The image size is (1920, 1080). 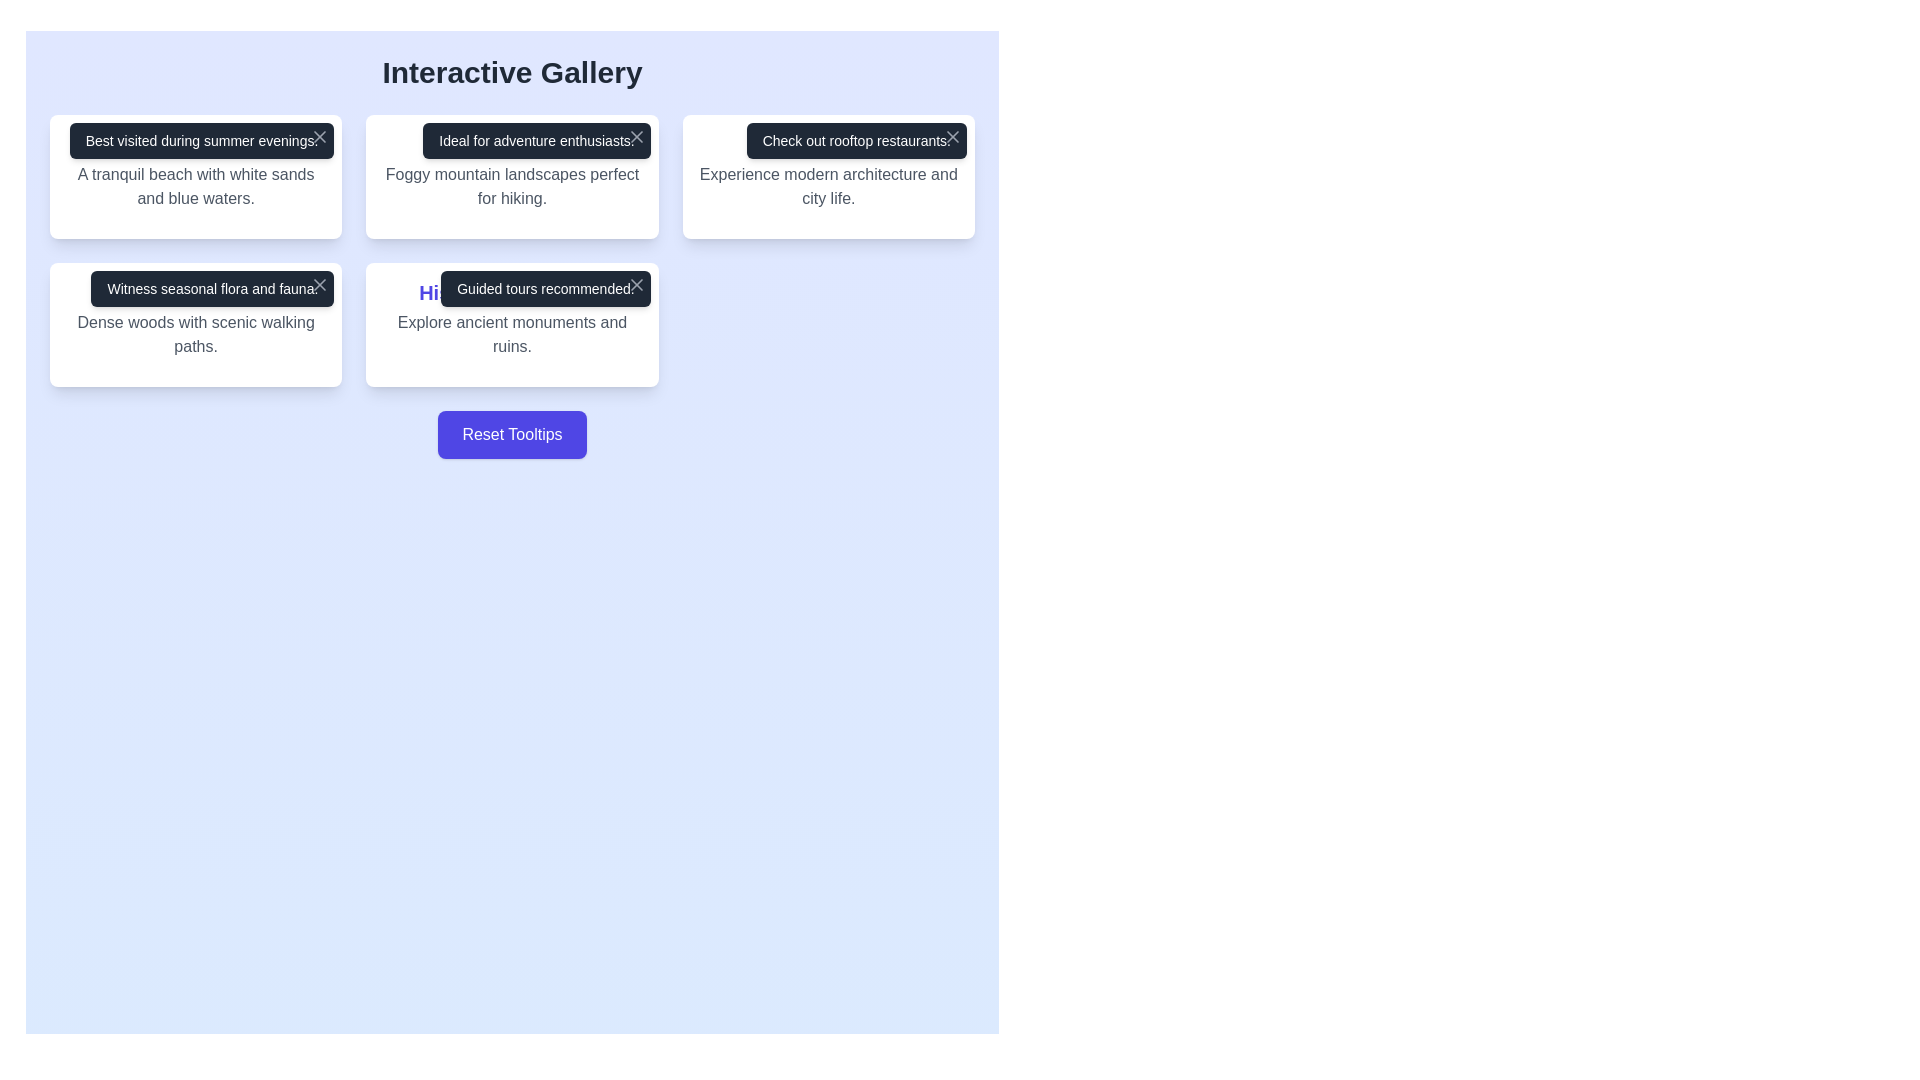 I want to click on the close button located in the top-right corner of the card titled 'Check out rooftop restaurants', so click(x=952, y=136).